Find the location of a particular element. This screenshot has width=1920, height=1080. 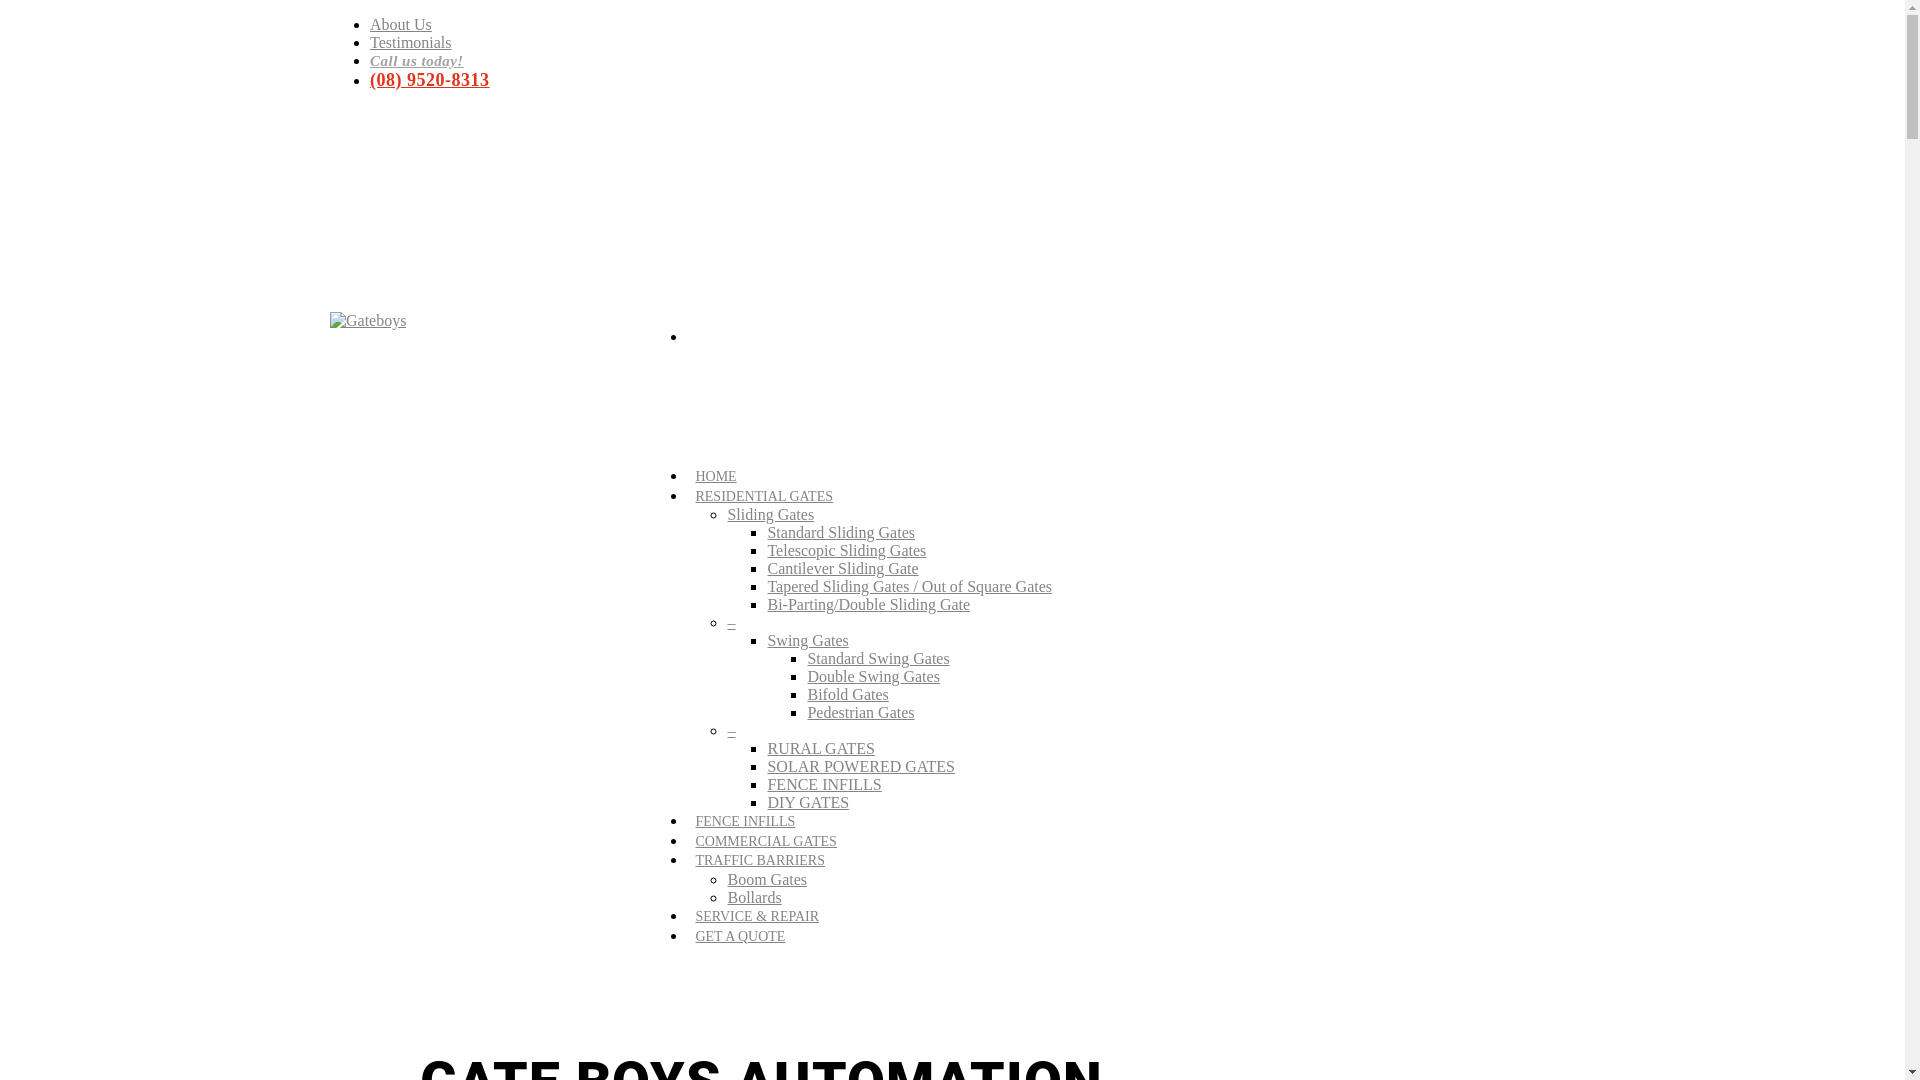

'Telescopic Sliding Gates' is located at coordinates (846, 550).